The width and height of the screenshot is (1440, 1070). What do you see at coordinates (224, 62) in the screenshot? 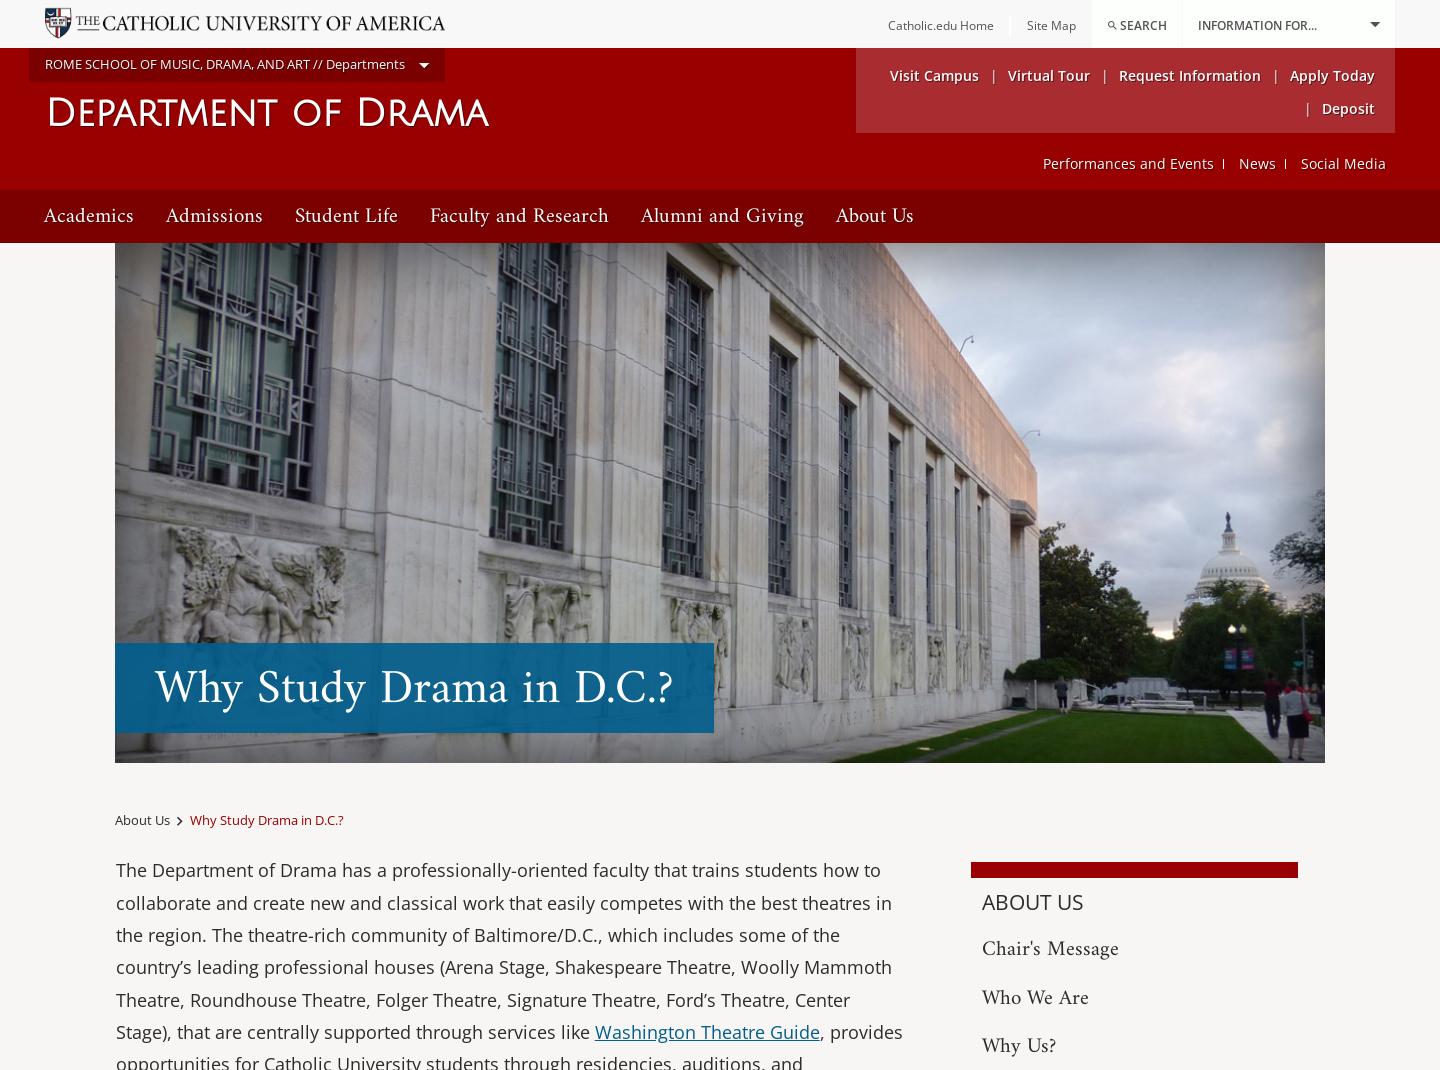
I see `'ROME SCHOOL OF MUSIC, DRAMA, AND ART
										    					        // 
					        					            Departments'` at bounding box center [224, 62].